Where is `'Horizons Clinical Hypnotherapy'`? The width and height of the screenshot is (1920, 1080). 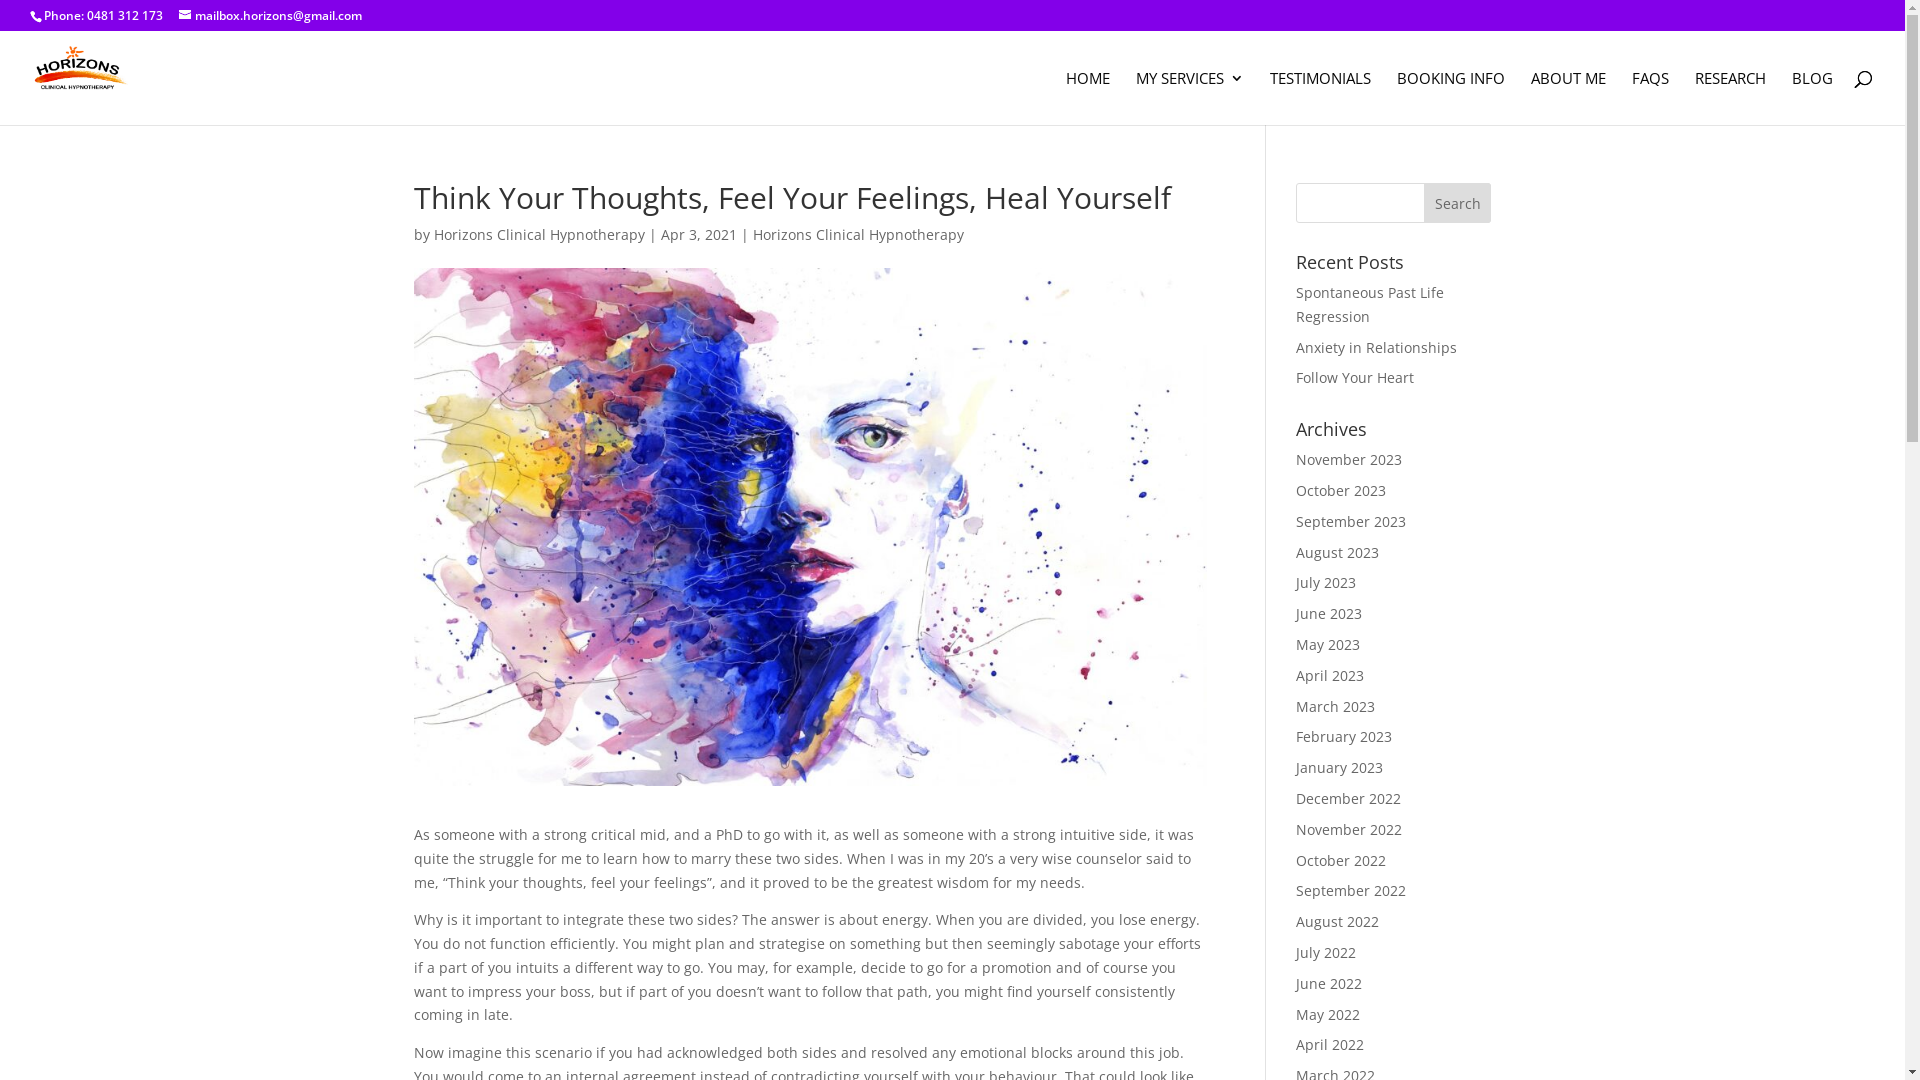 'Horizons Clinical Hypnotherapy' is located at coordinates (751, 233).